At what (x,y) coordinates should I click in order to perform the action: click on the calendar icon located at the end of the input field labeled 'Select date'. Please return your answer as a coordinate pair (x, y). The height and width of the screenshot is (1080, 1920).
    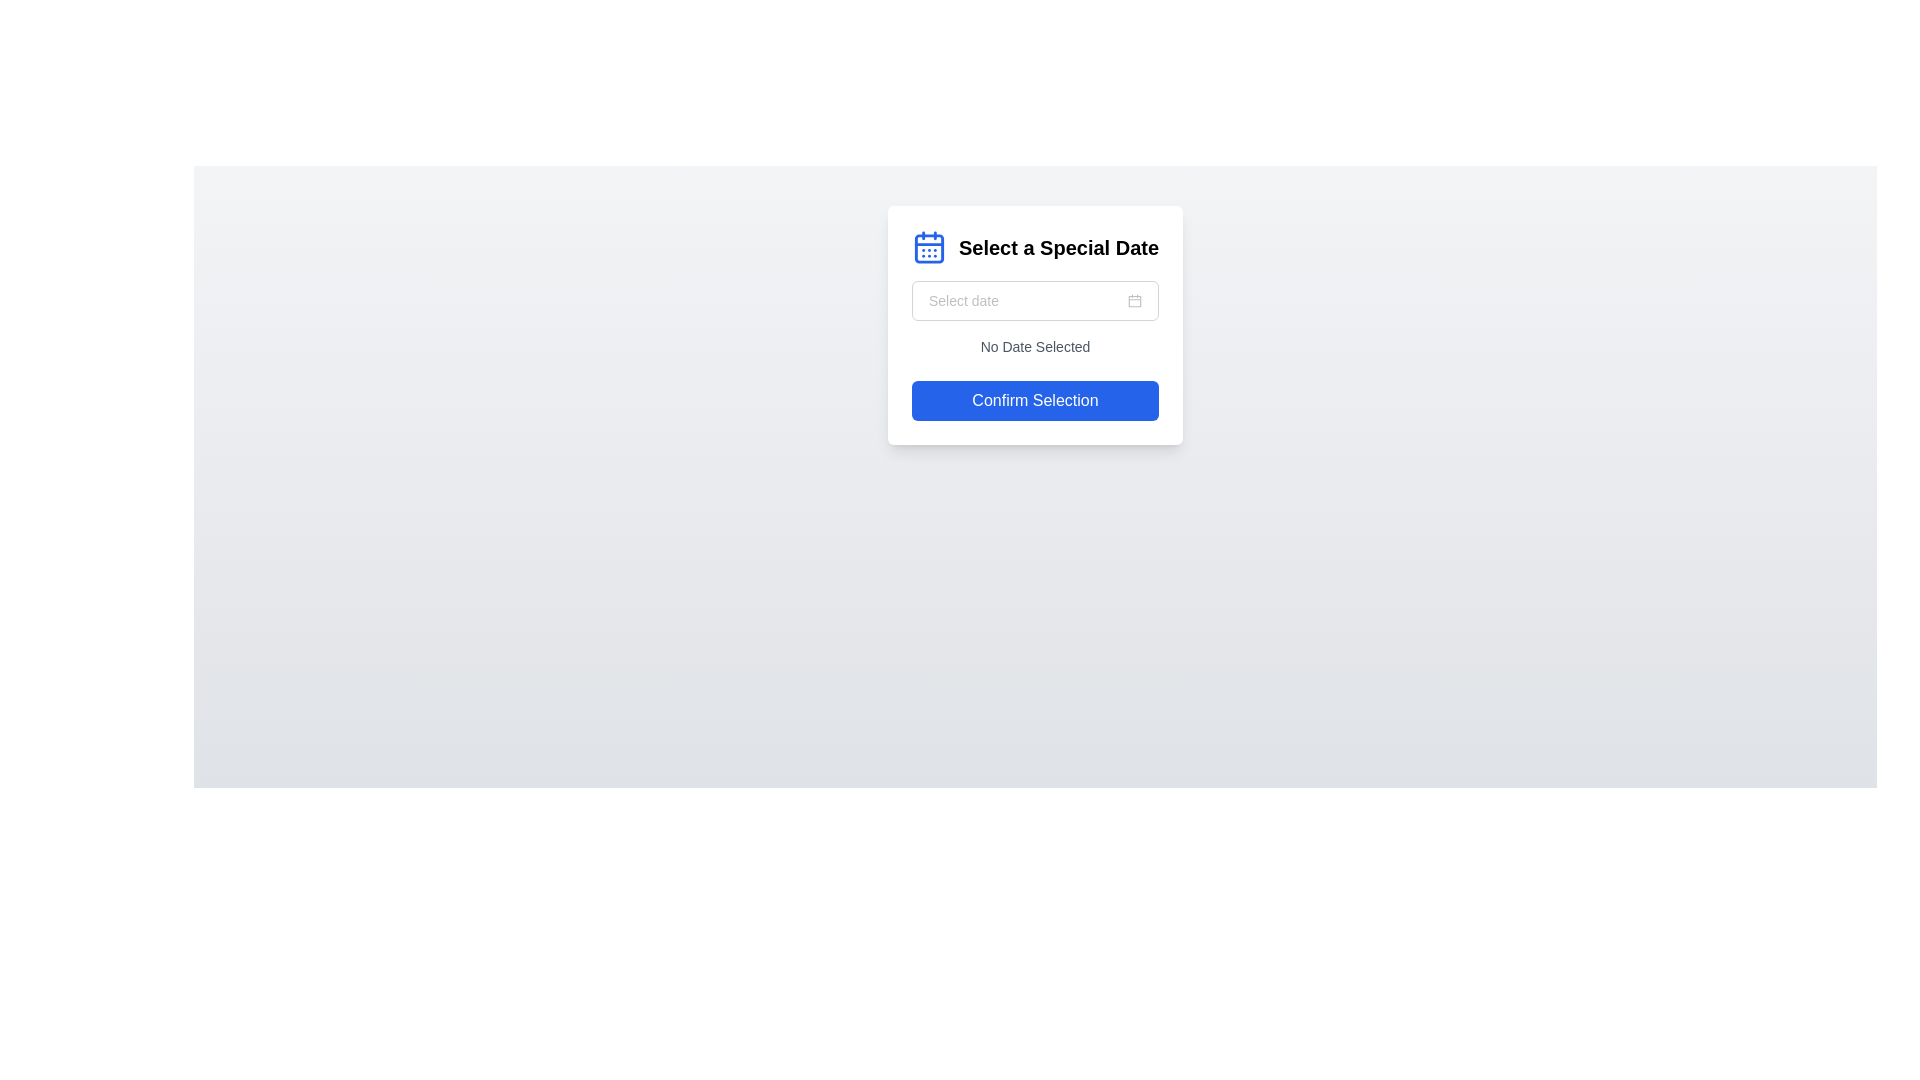
    Looking at the image, I should click on (1135, 300).